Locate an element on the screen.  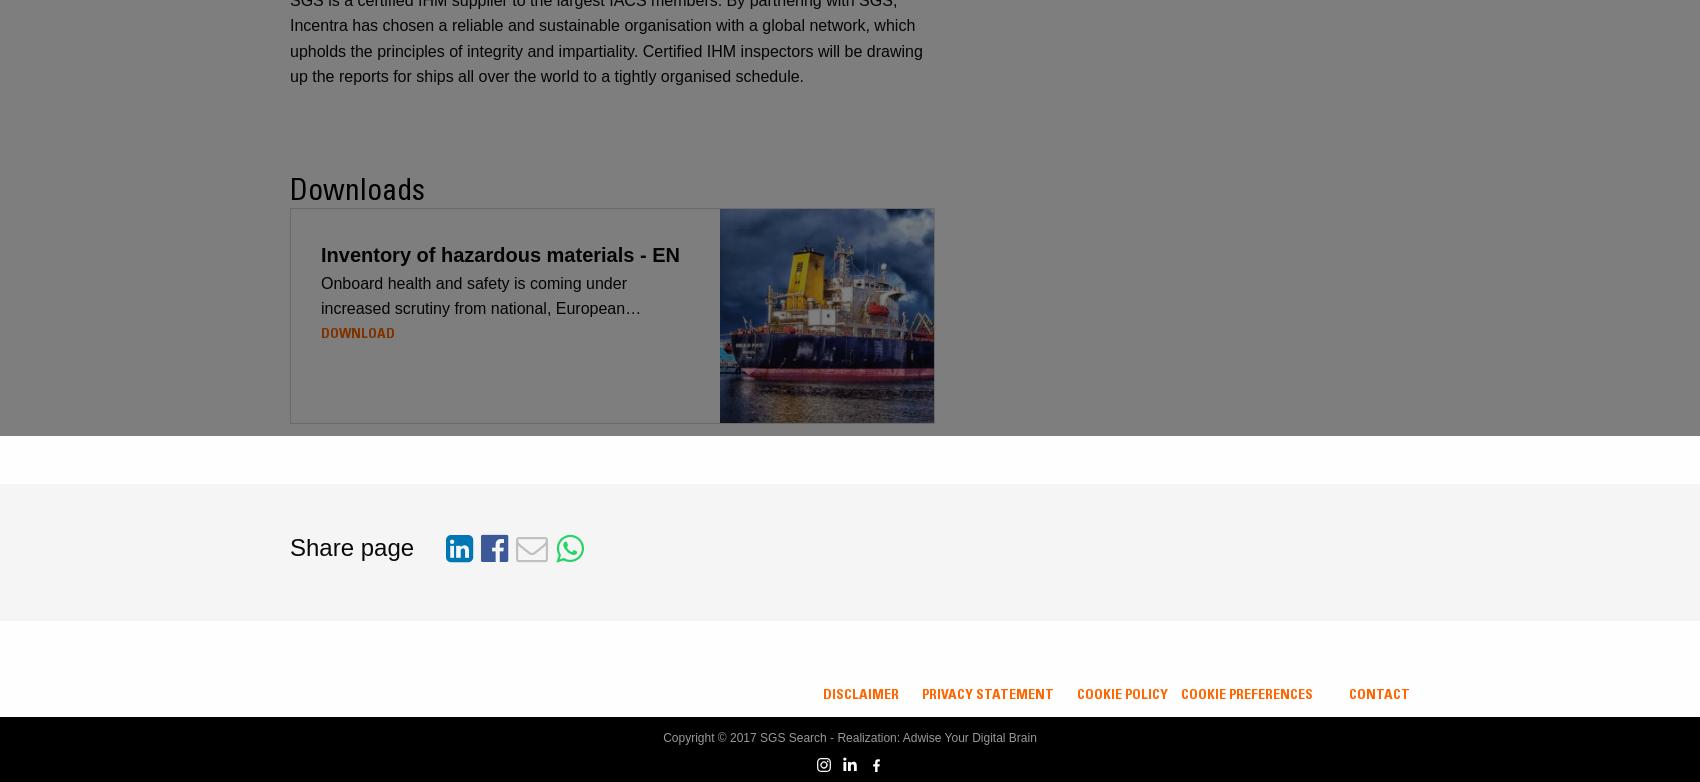
'Contact' is located at coordinates (1379, 693).